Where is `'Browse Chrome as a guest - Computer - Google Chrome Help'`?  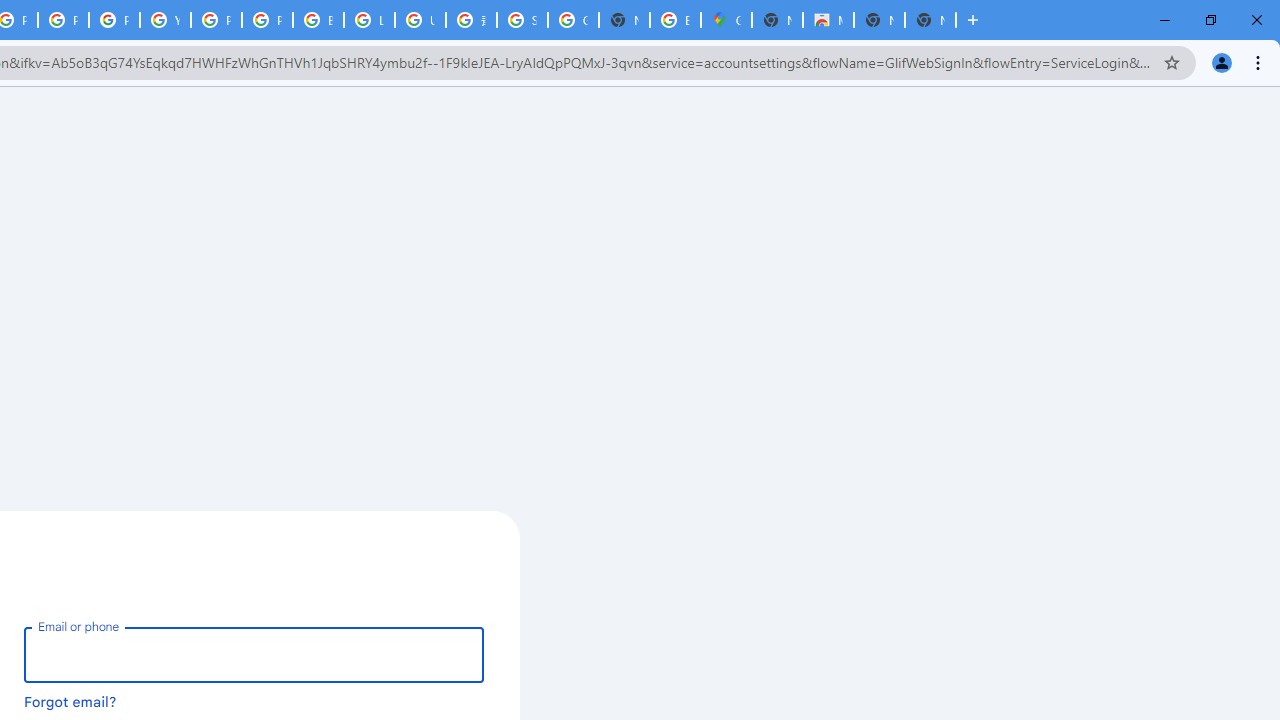 'Browse Chrome as a guest - Computer - Google Chrome Help' is located at coordinates (317, 20).